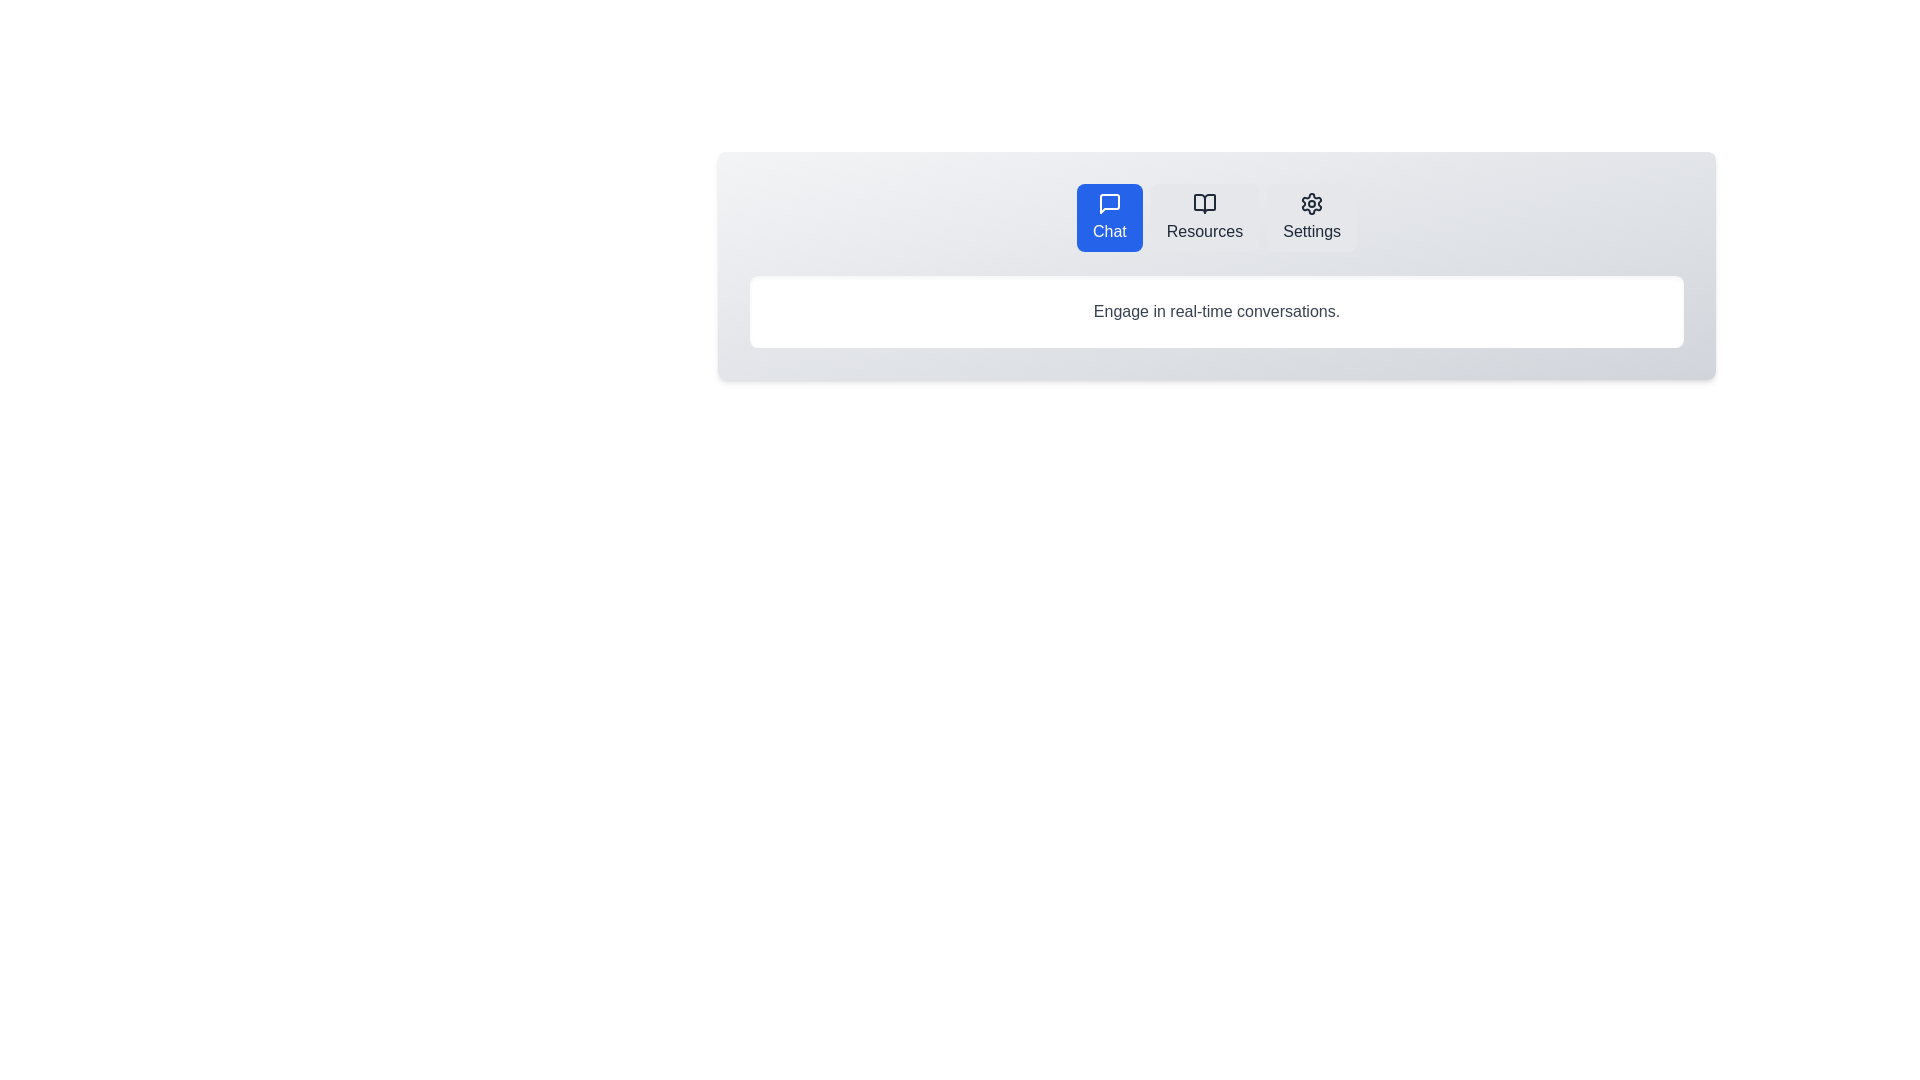 The image size is (1920, 1080). What do you see at coordinates (1312, 204) in the screenshot?
I see `the gear icon located in the 'Settings' section of the navigation bar` at bounding box center [1312, 204].